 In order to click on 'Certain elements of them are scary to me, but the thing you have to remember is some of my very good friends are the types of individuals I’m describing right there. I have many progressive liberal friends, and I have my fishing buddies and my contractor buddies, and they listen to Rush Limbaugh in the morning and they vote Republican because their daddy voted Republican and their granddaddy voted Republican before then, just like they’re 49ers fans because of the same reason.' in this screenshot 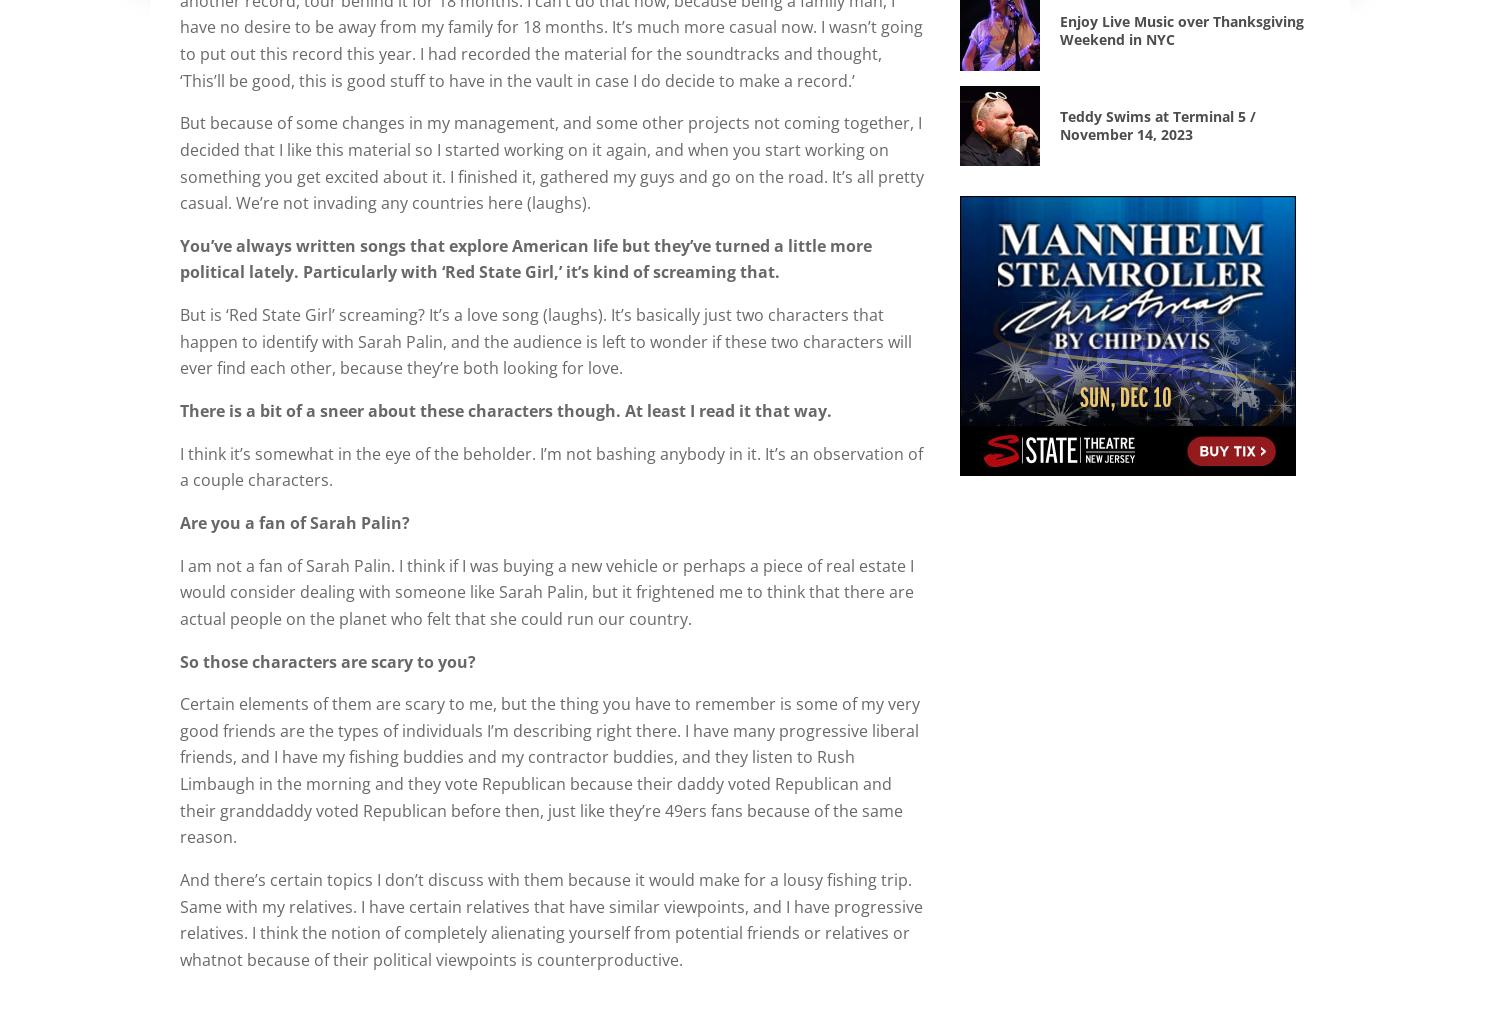, I will do `click(550, 769)`.